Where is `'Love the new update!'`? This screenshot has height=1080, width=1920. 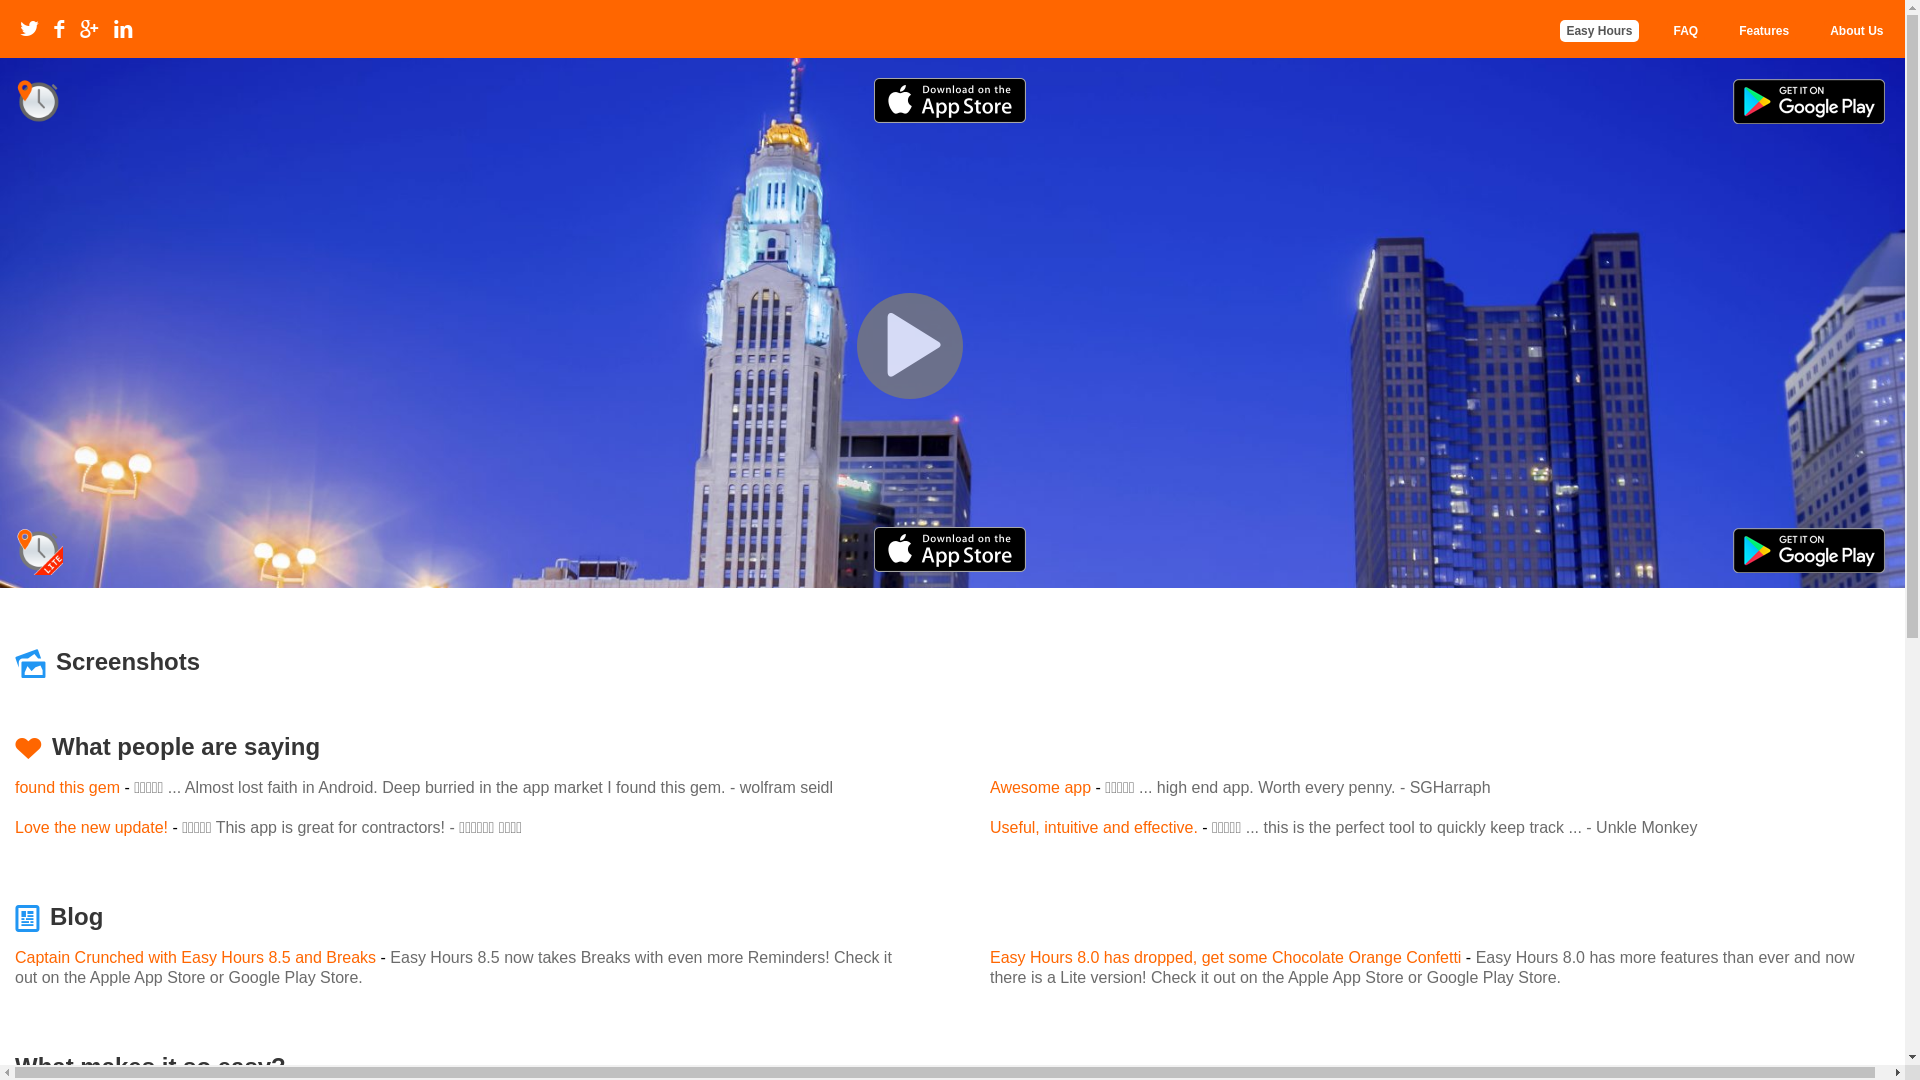 'Love the new update!' is located at coordinates (90, 827).